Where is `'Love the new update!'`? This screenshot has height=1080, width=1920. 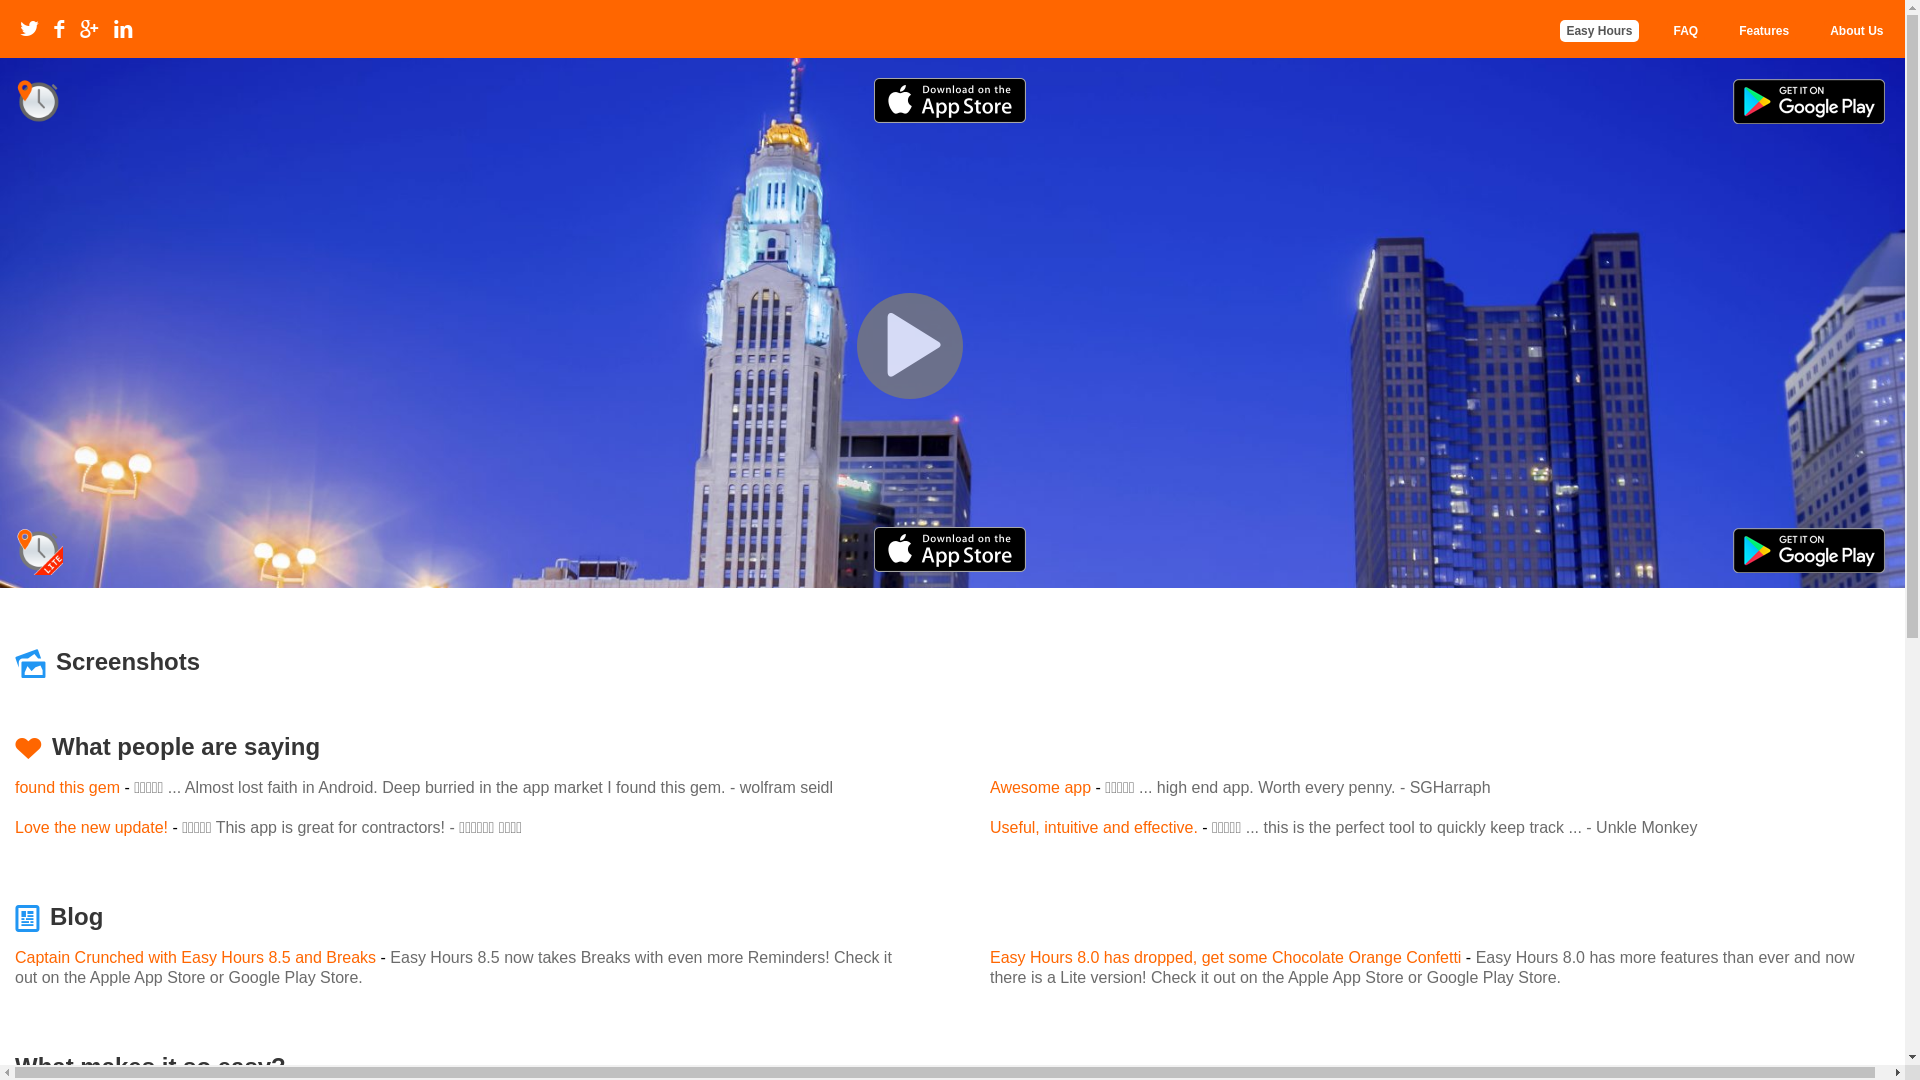 'Love the new update!' is located at coordinates (90, 827).